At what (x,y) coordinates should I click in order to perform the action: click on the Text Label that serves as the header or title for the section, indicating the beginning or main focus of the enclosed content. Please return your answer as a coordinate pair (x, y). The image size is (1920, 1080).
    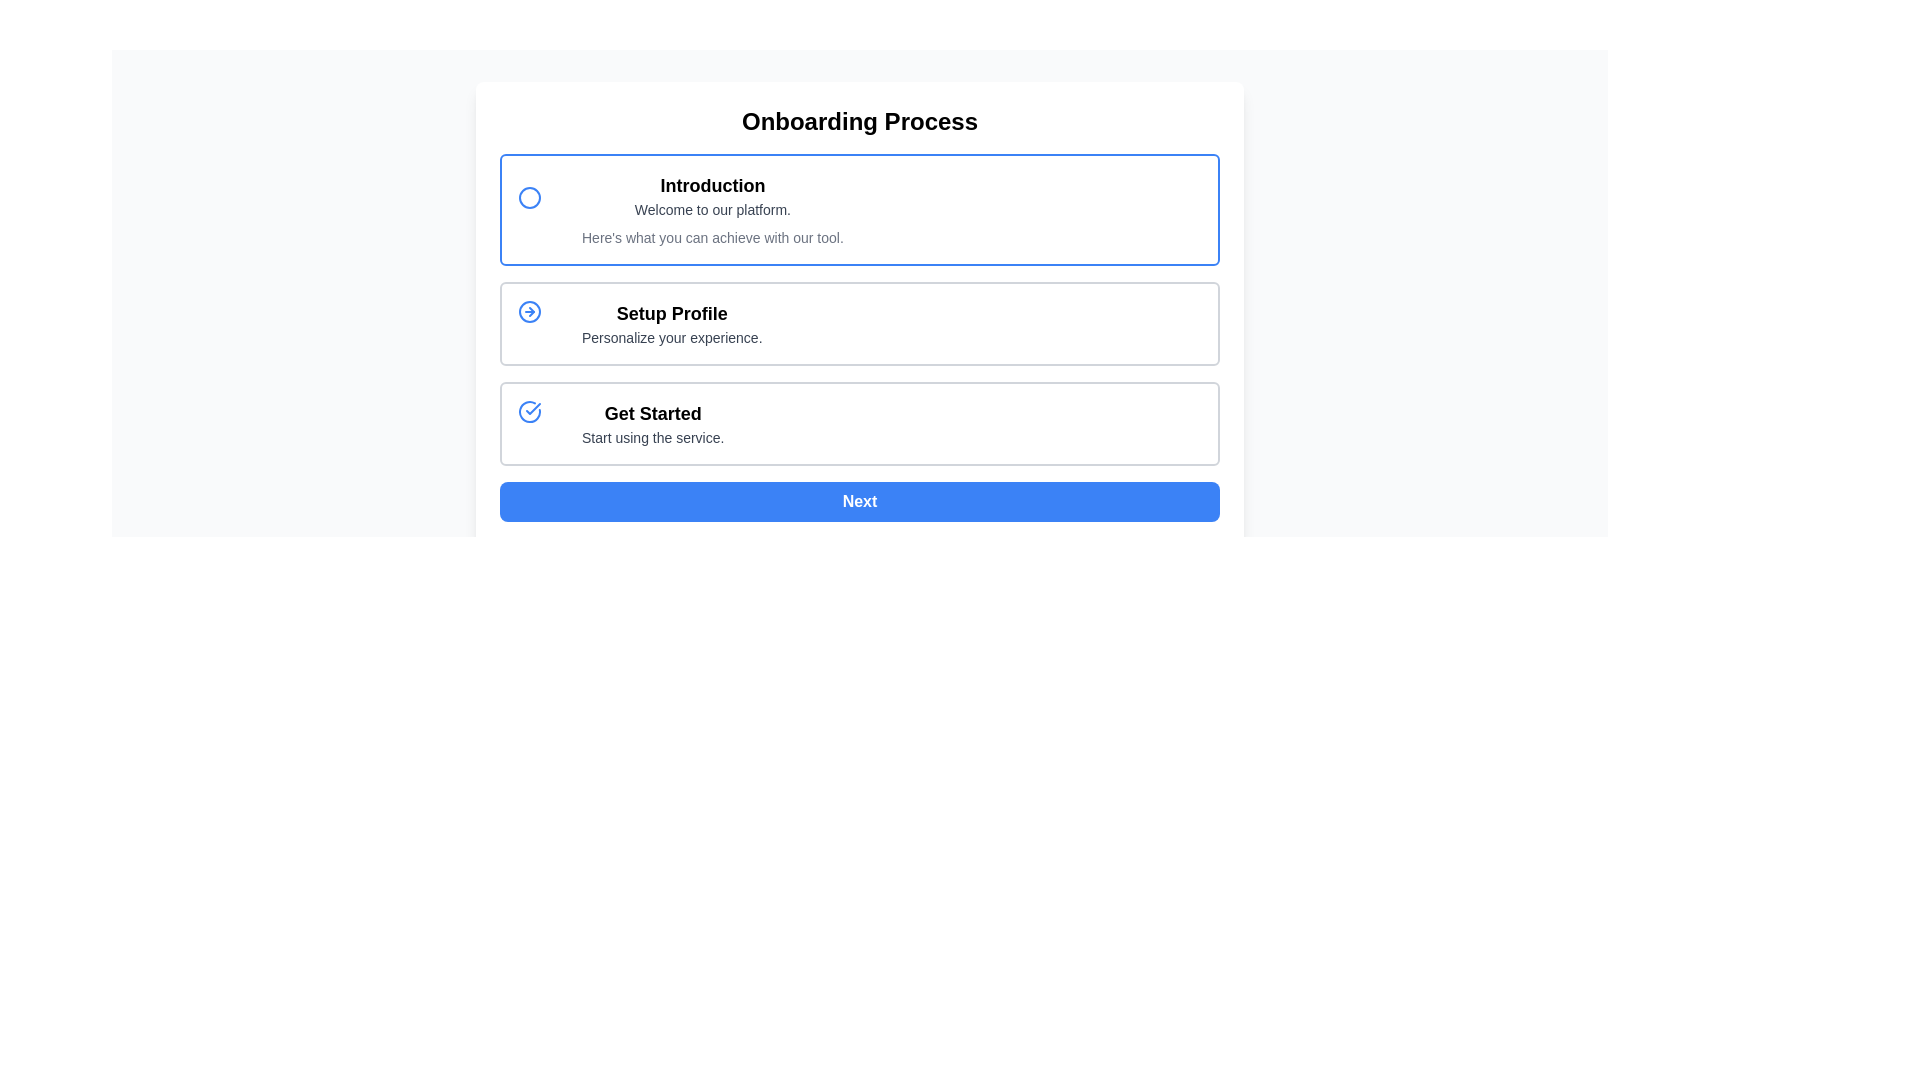
    Looking at the image, I should click on (712, 185).